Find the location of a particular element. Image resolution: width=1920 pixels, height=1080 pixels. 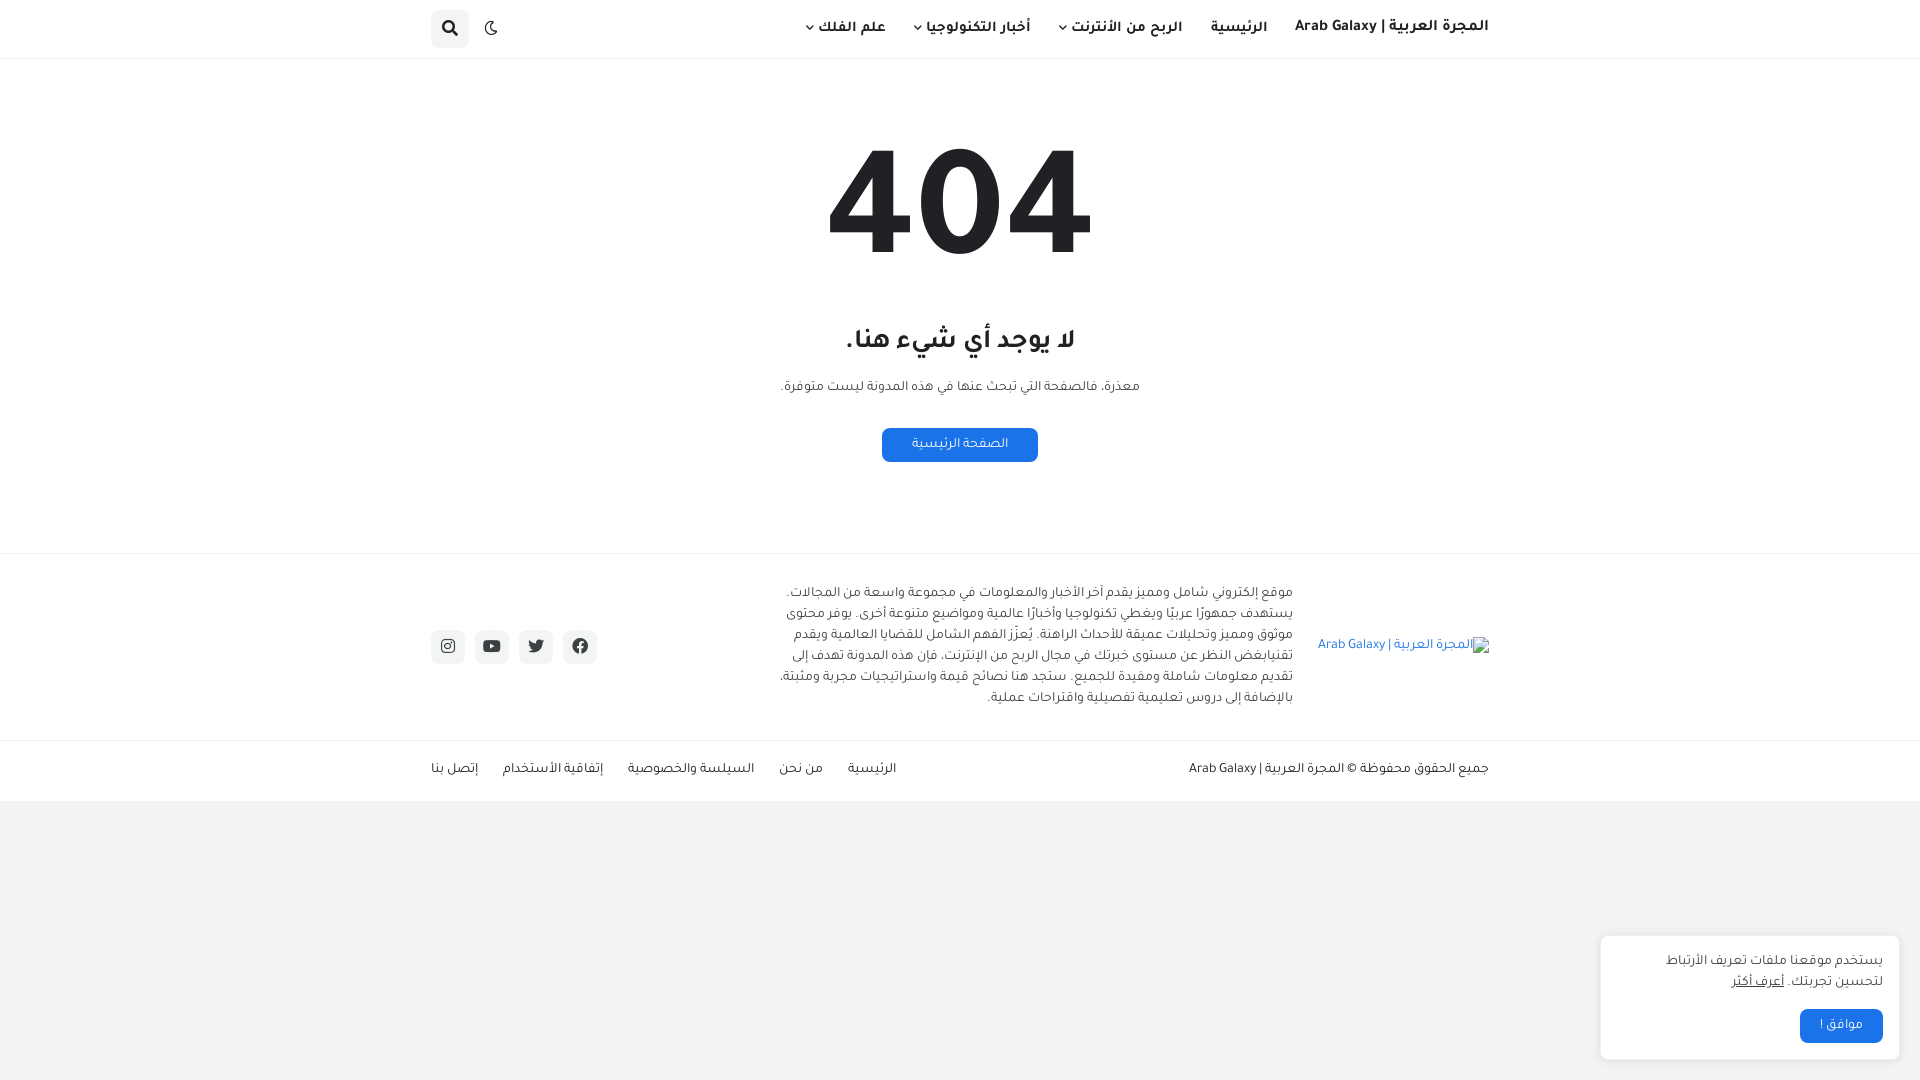

'instagram' is located at coordinates (446, 647).